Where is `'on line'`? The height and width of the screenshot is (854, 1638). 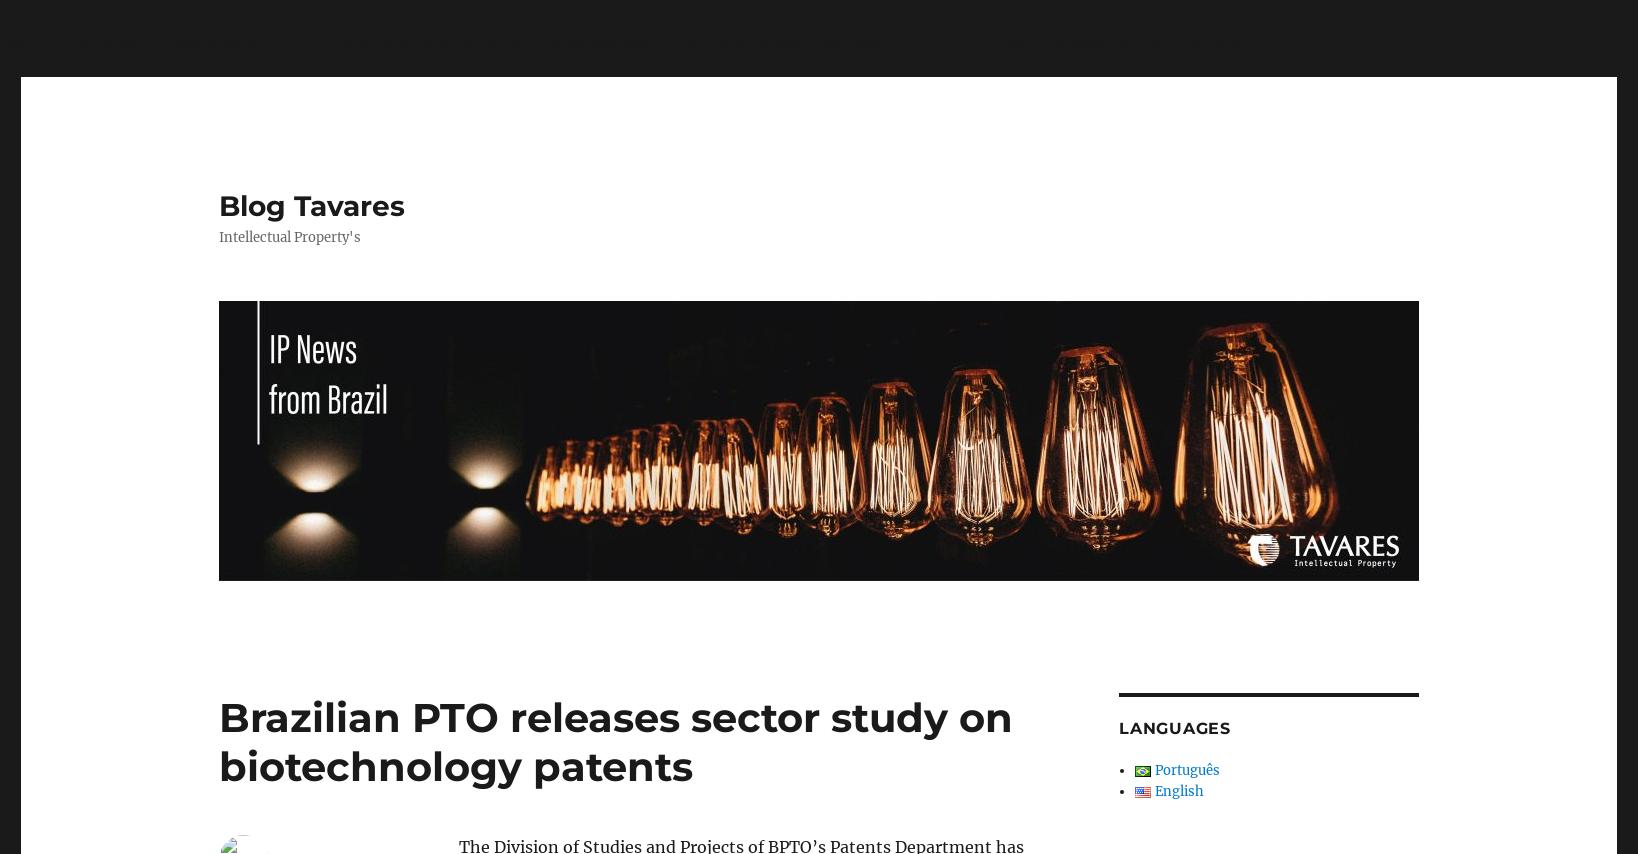 'on line' is located at coordinates (1271, 42).